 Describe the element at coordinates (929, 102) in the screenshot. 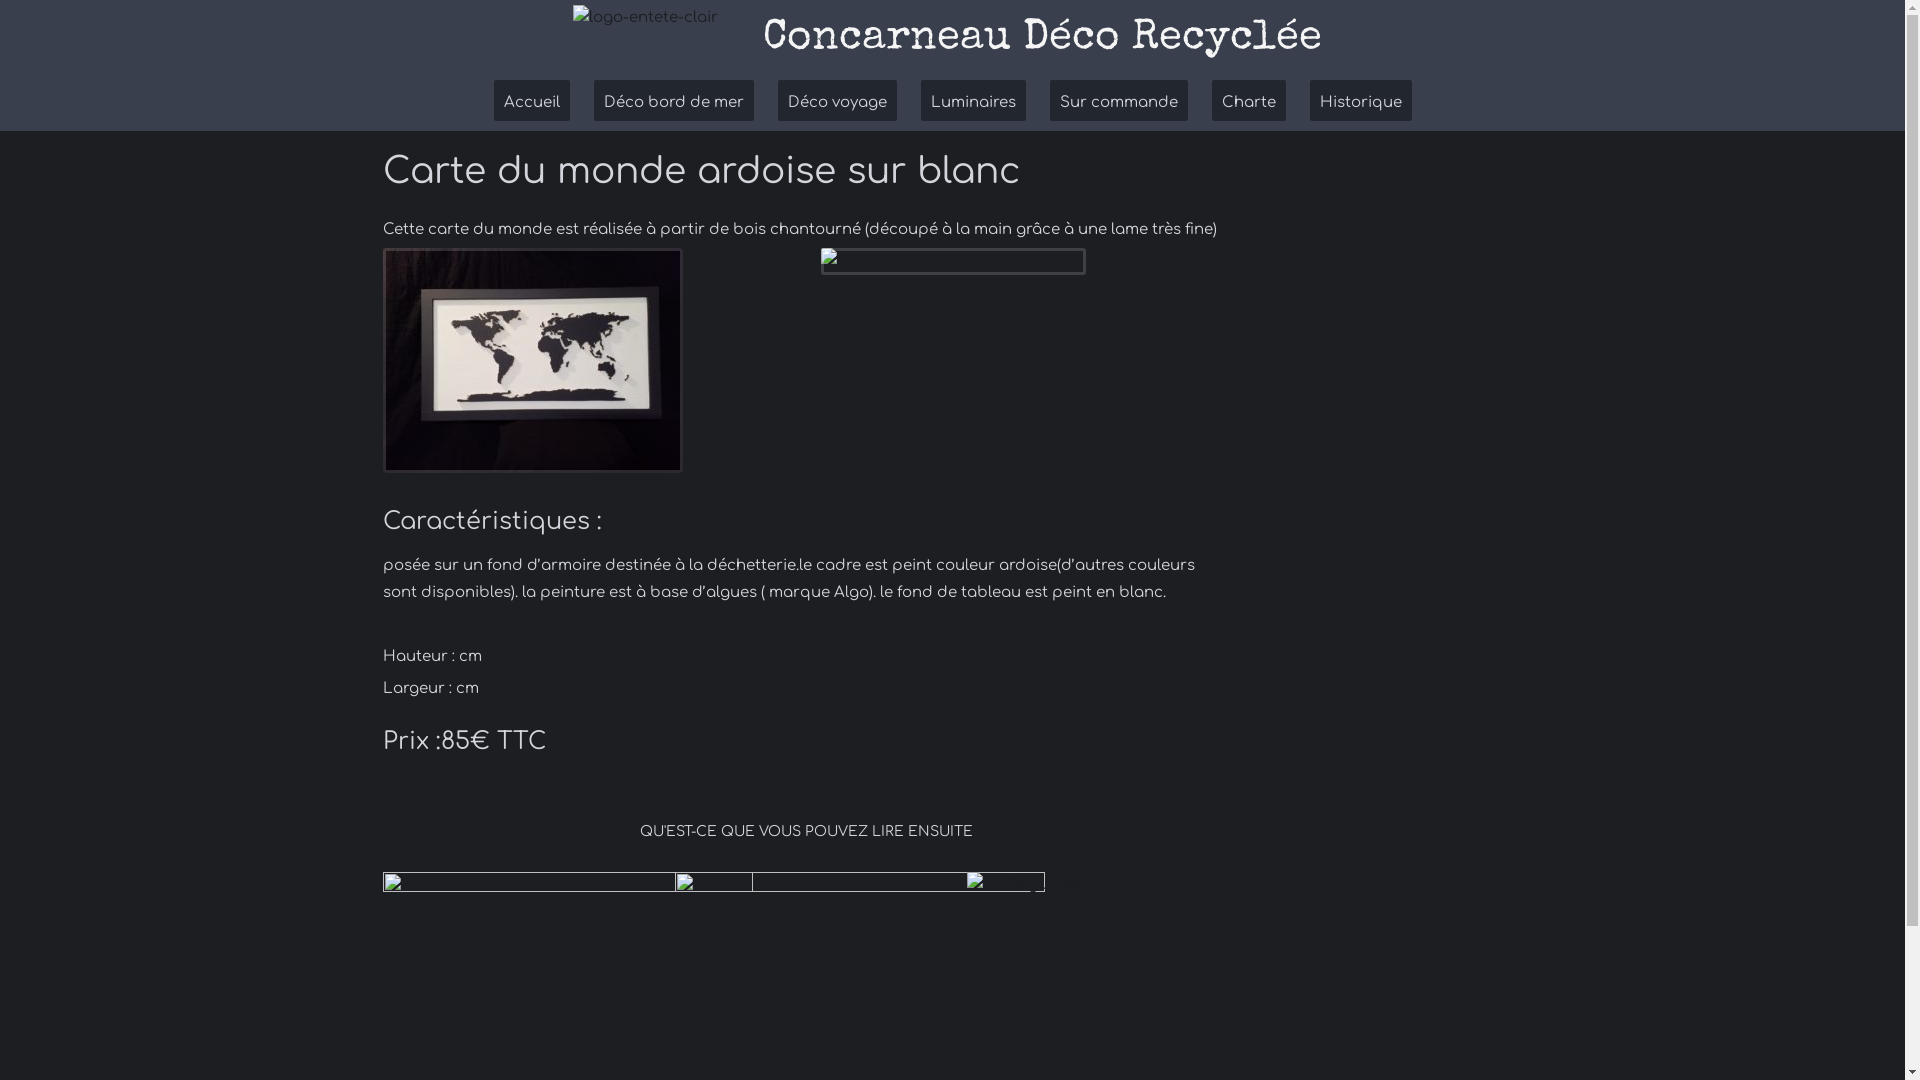

I see `'Luminaires'` at that location.